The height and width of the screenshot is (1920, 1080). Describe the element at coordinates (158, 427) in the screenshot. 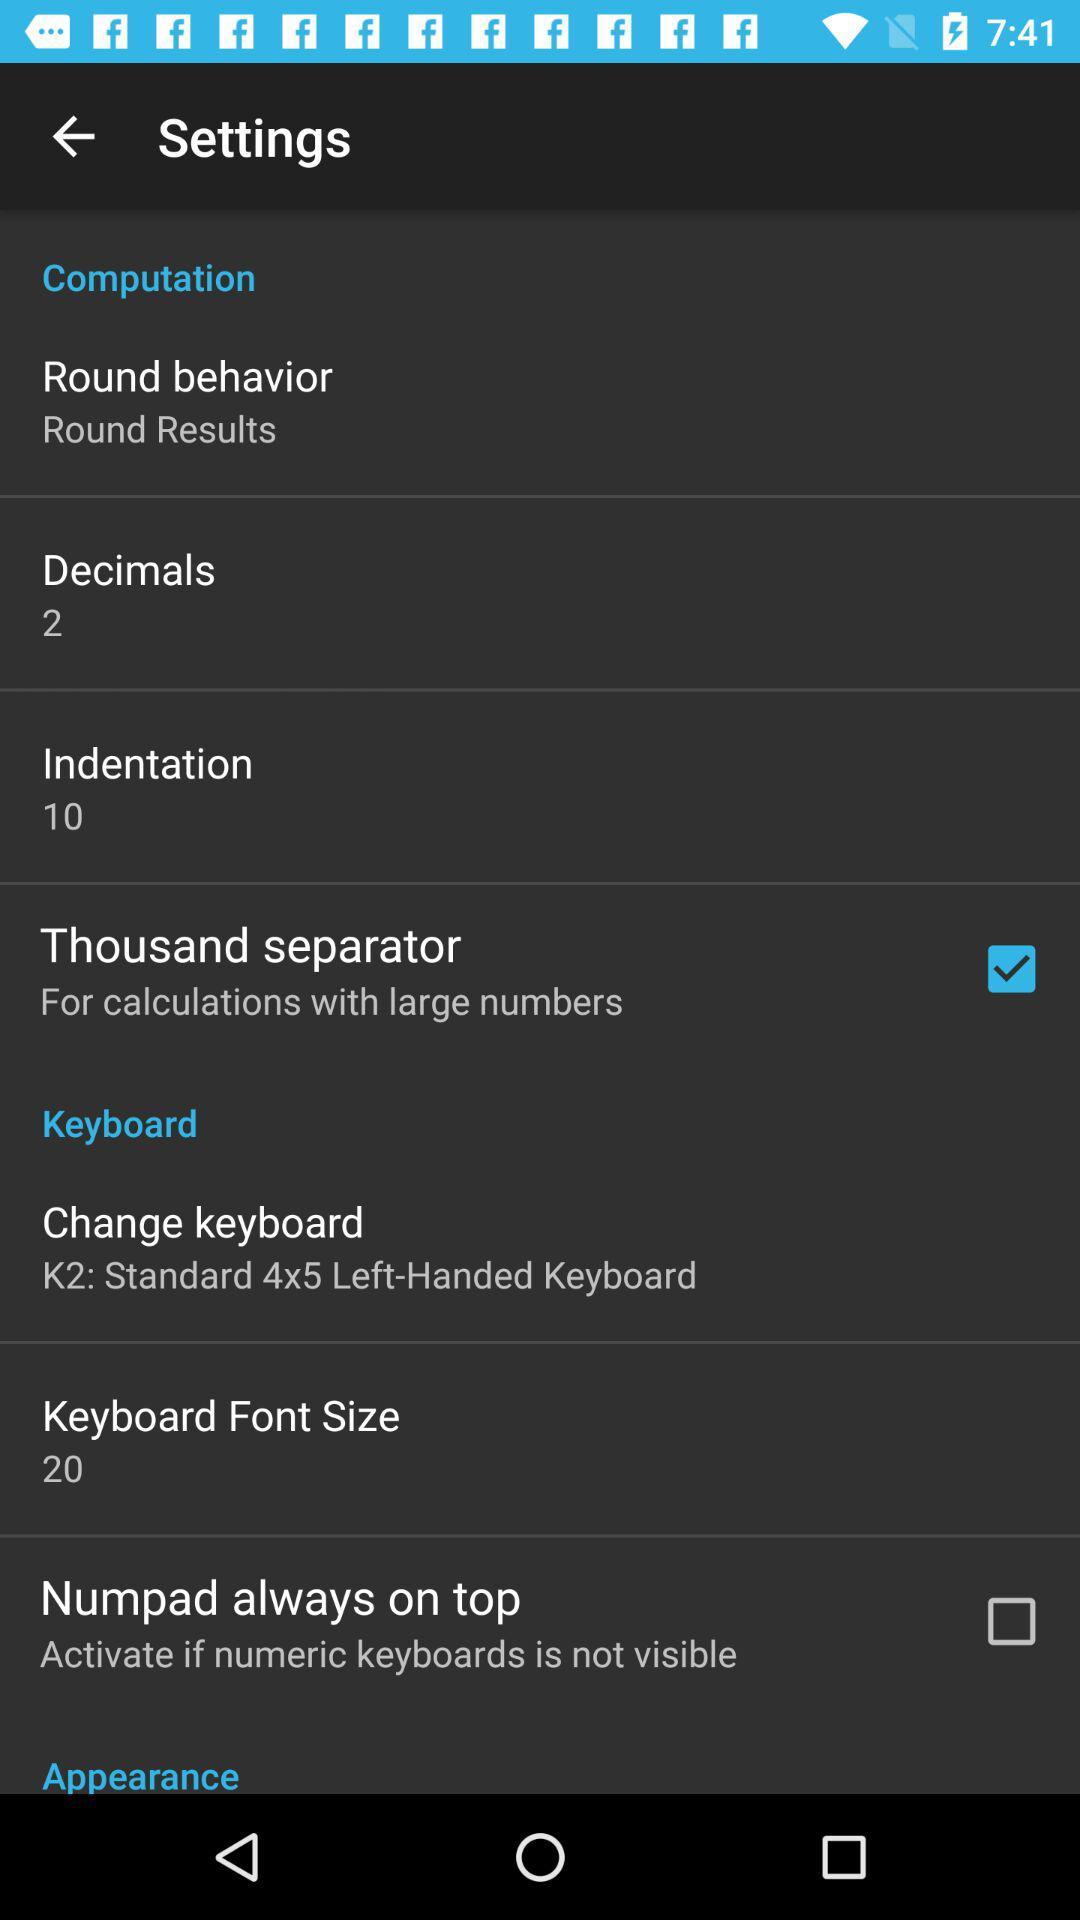

I see `app above decimals` at that location.